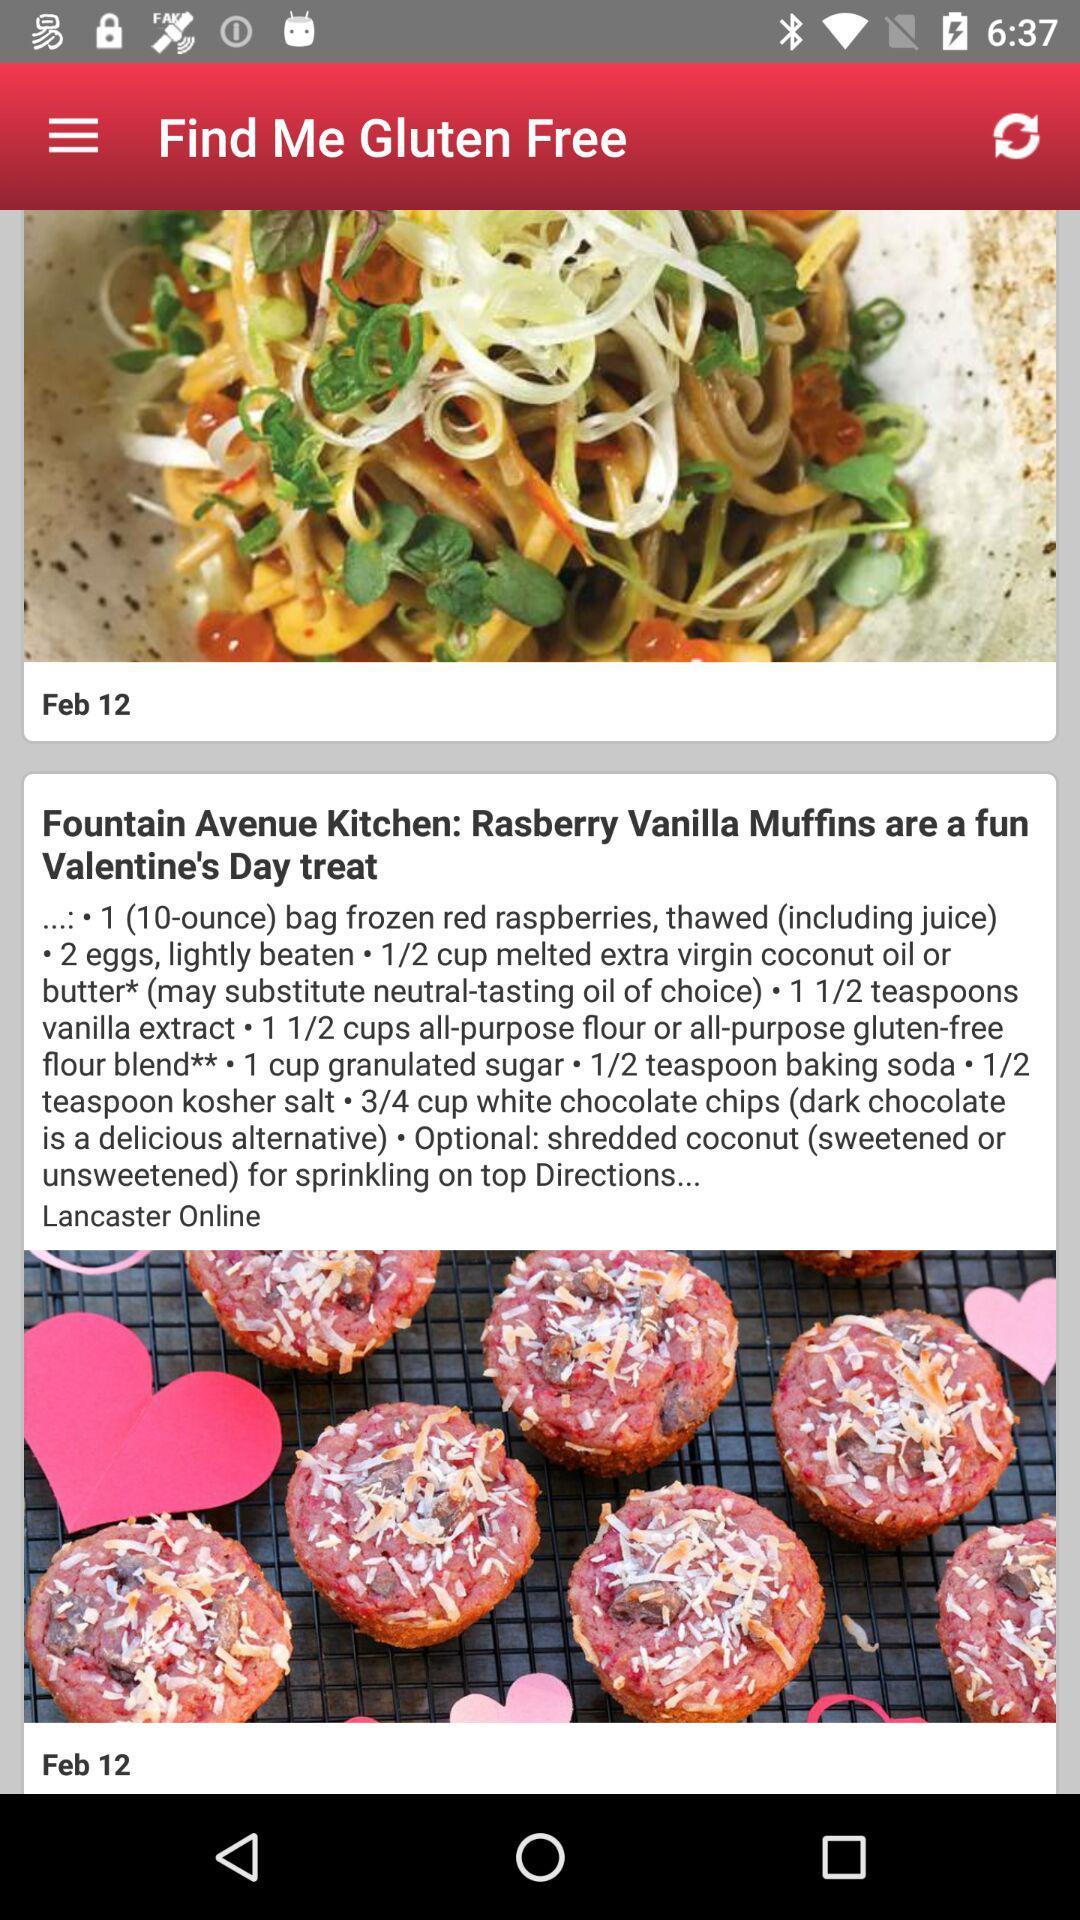 Image resolution: width=1080 pixels, height=1920 pixels. I want to click on item next to the find me gluten app, so click(1017, 135).